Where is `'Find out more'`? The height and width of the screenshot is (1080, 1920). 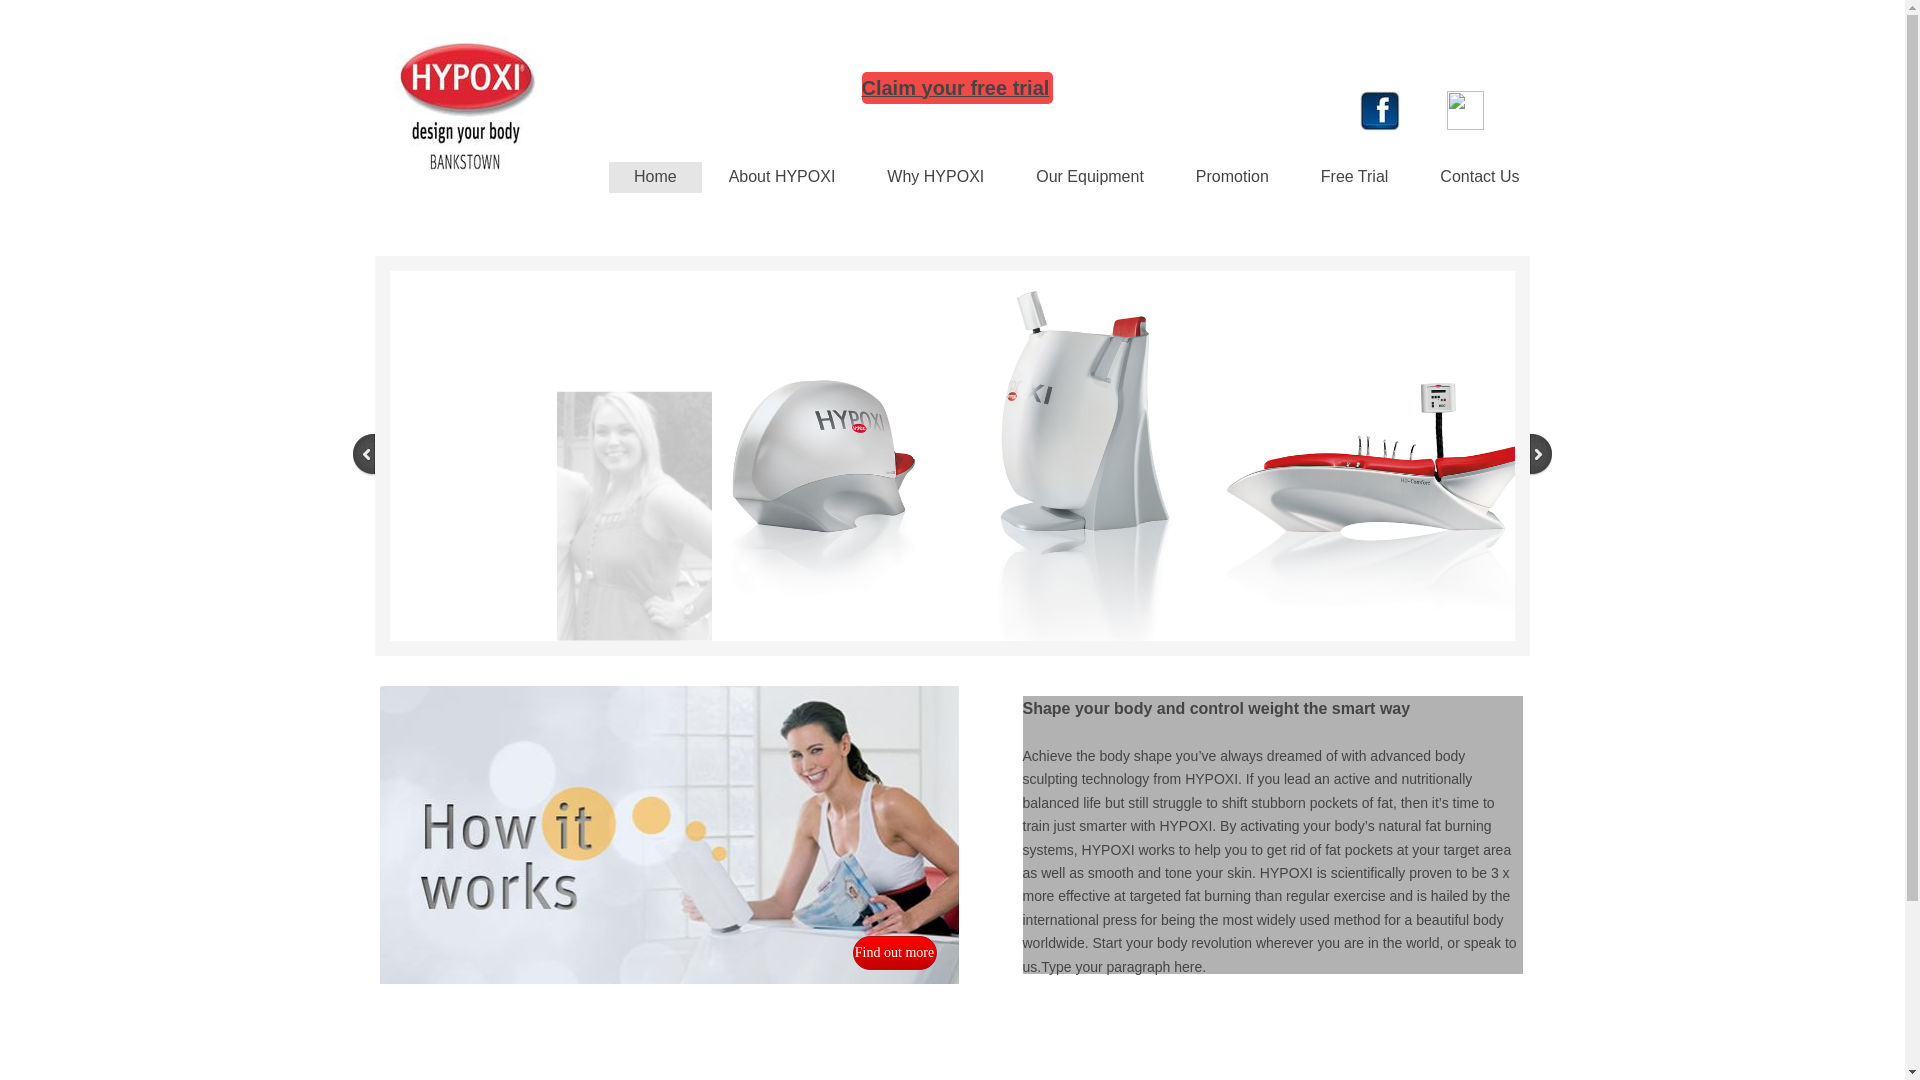
'Find out more' is located at coordinates (892, 951).